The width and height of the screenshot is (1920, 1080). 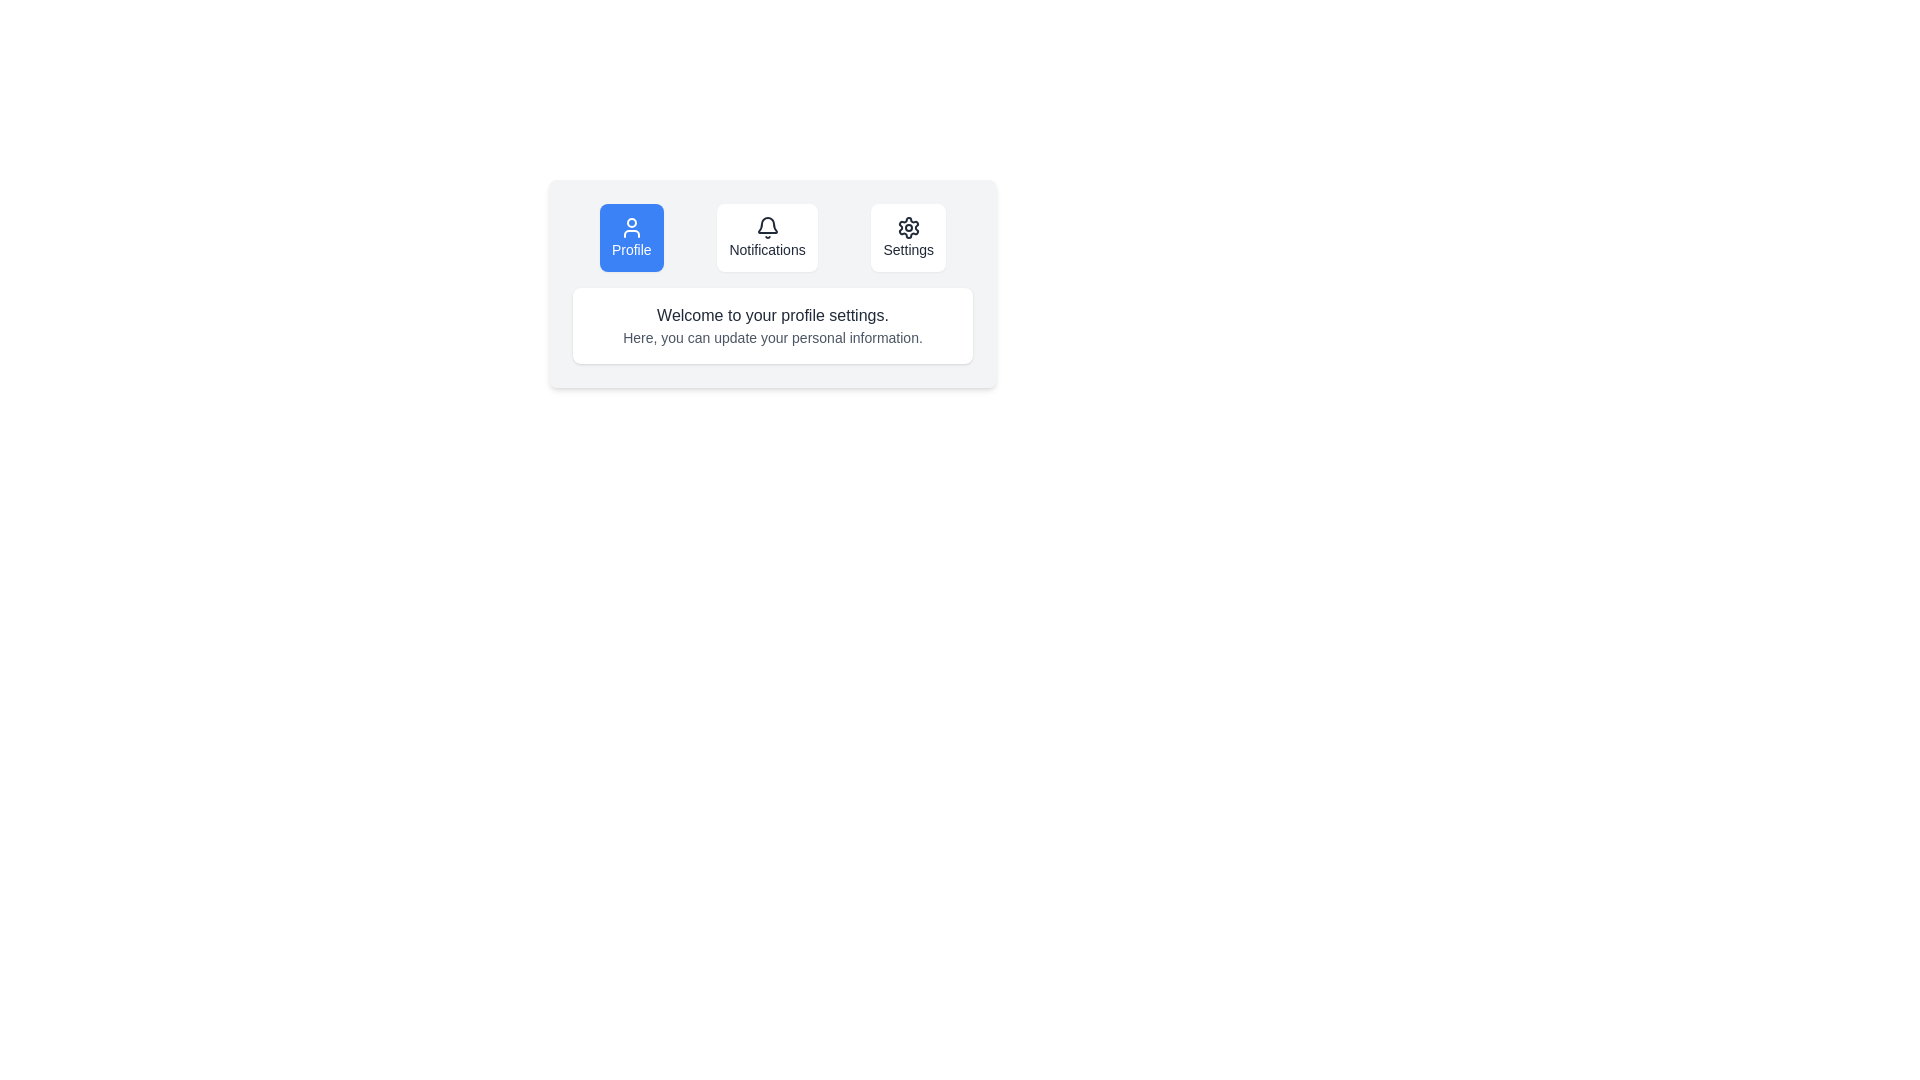 I want to click on the Profile tab, so click(x=630, y=237).